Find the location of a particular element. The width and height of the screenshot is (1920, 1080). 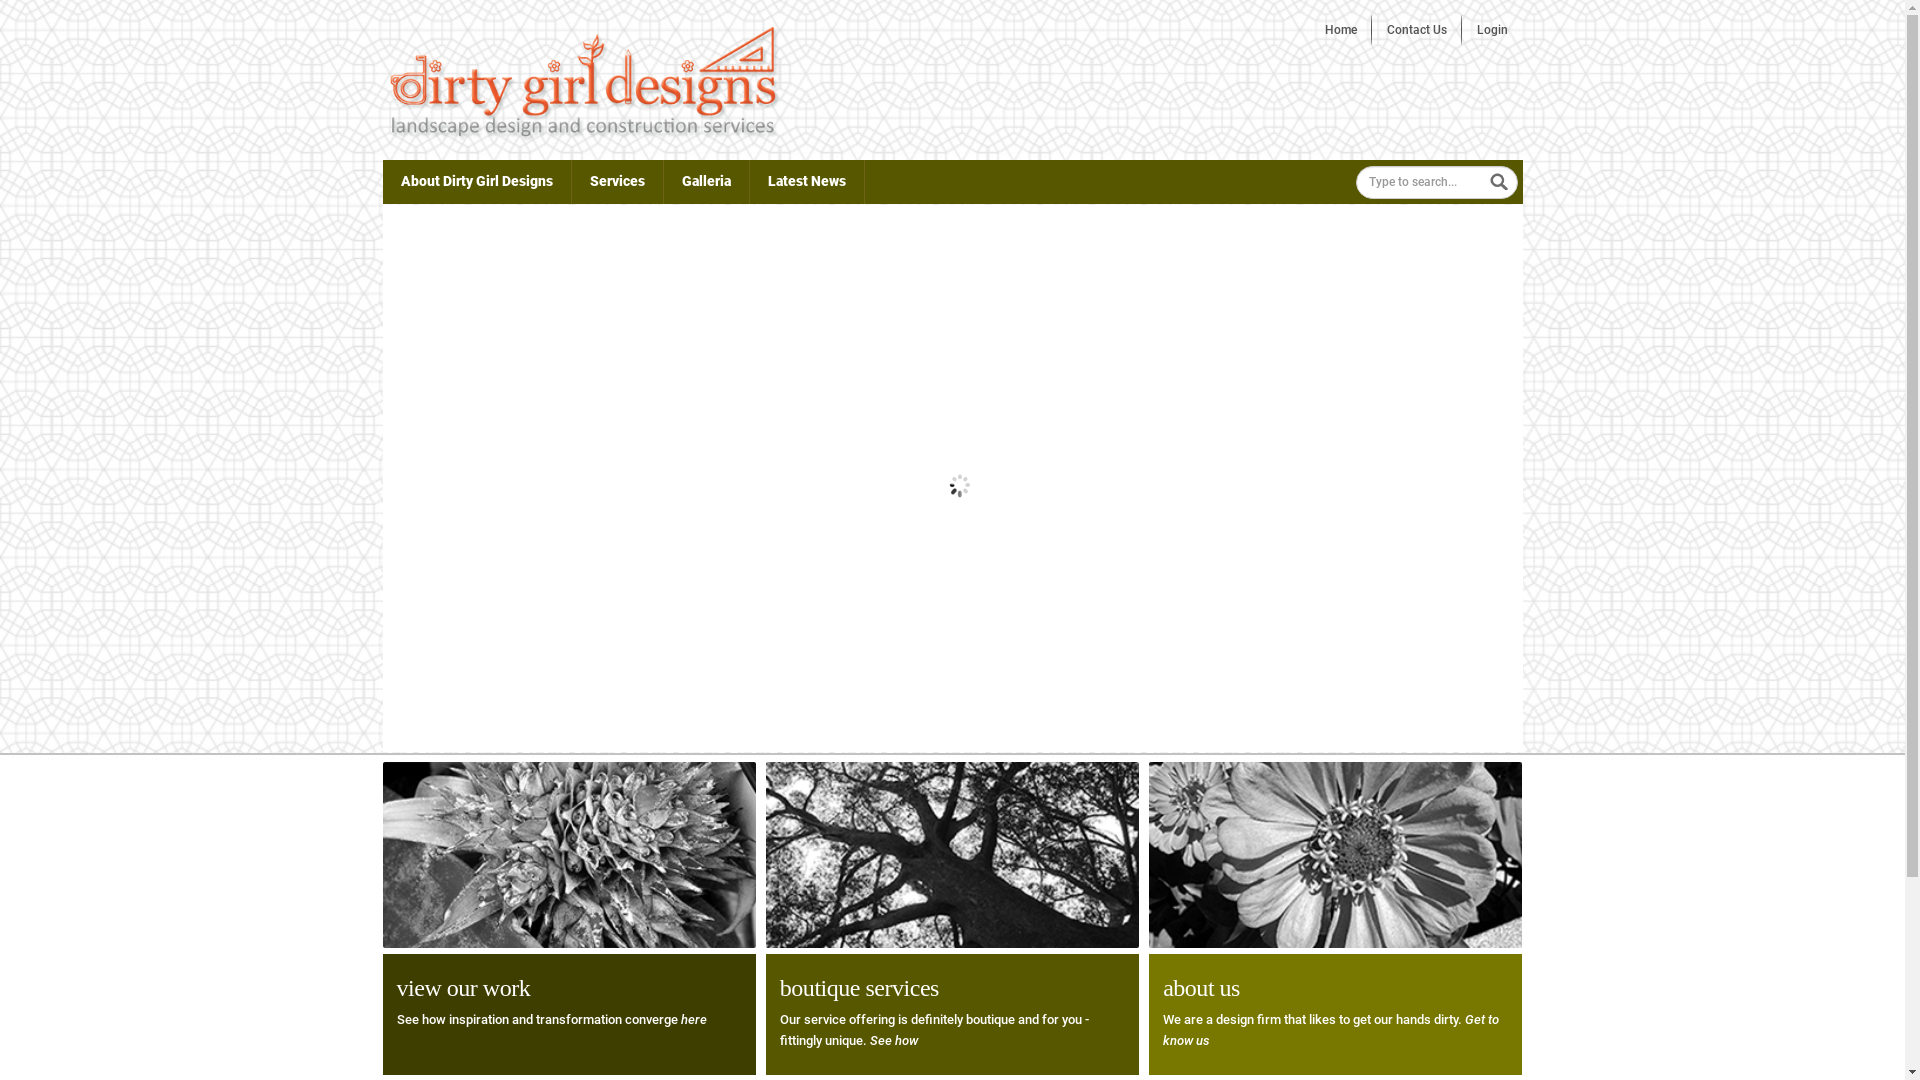

'Latest News' is located at coordinates (806, 181).